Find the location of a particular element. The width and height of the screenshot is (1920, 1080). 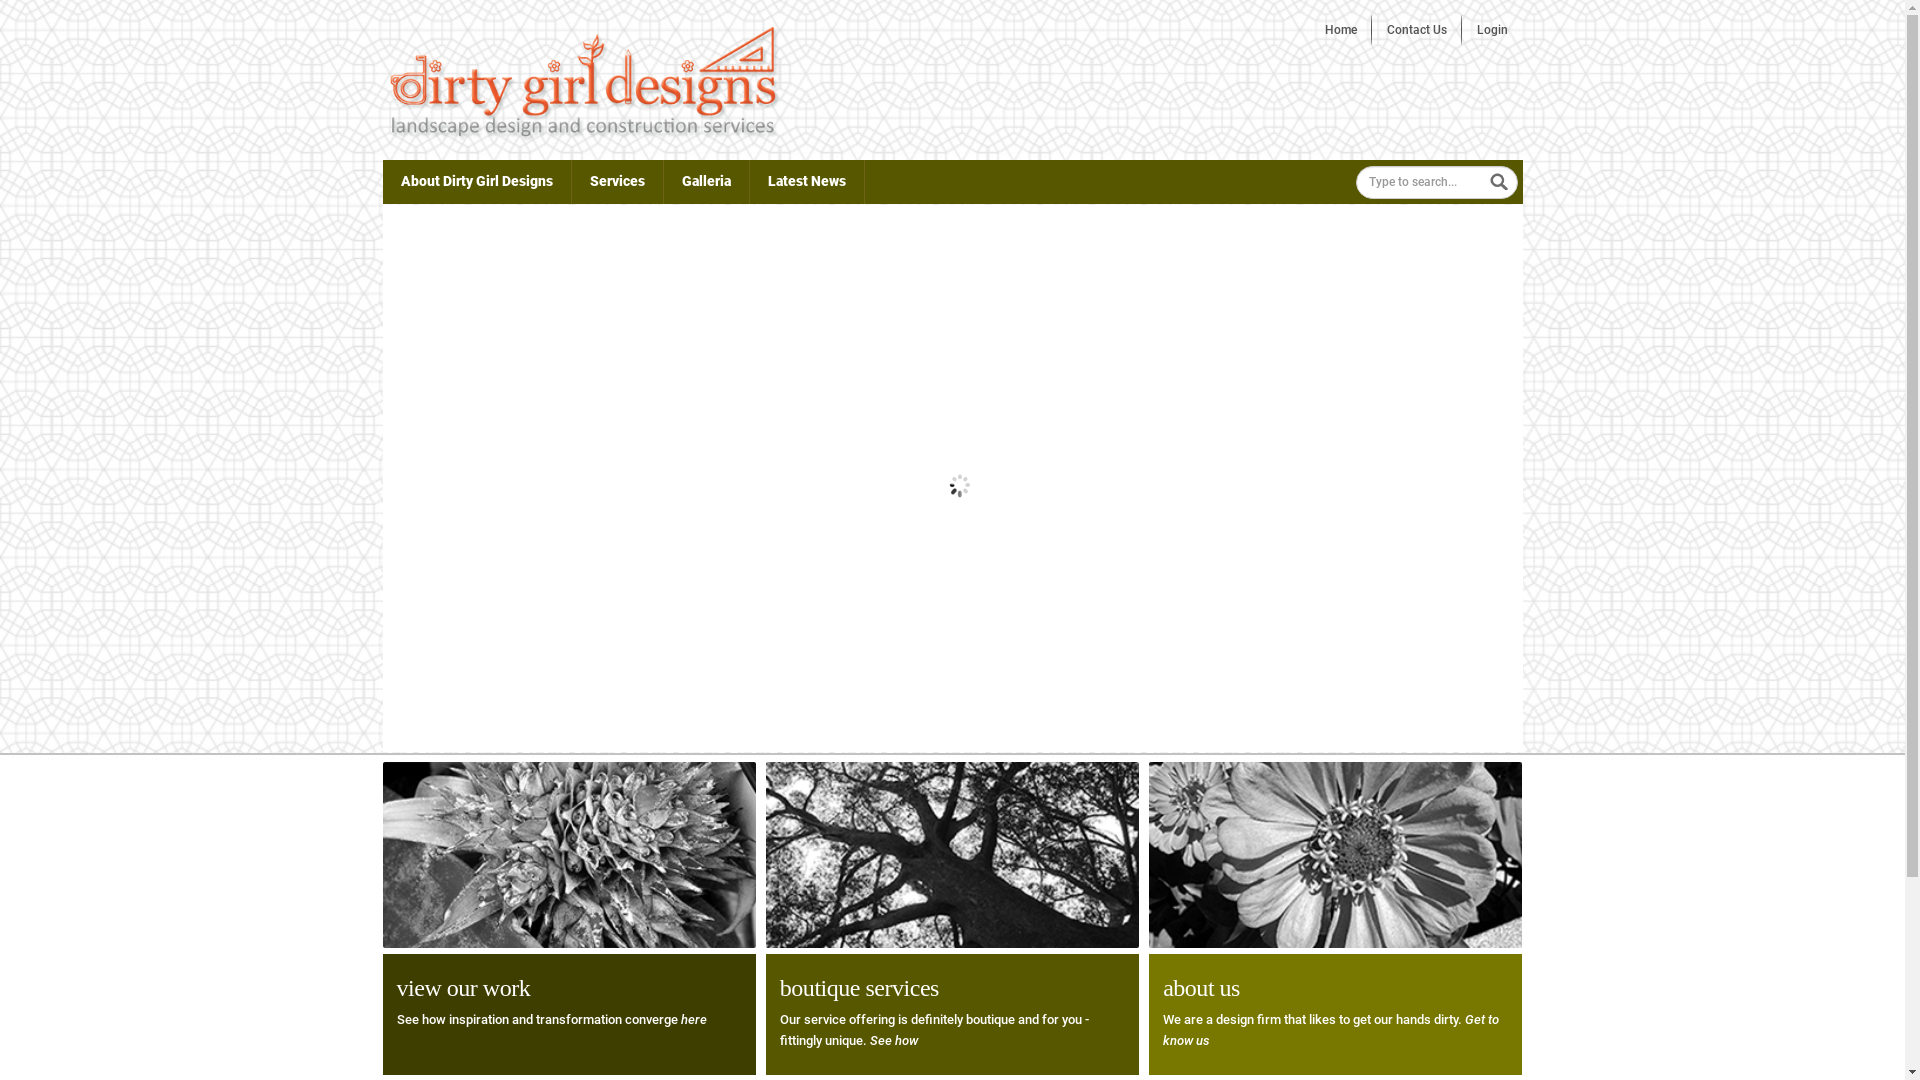

'Latest News' is located at coordinates (806, 181).